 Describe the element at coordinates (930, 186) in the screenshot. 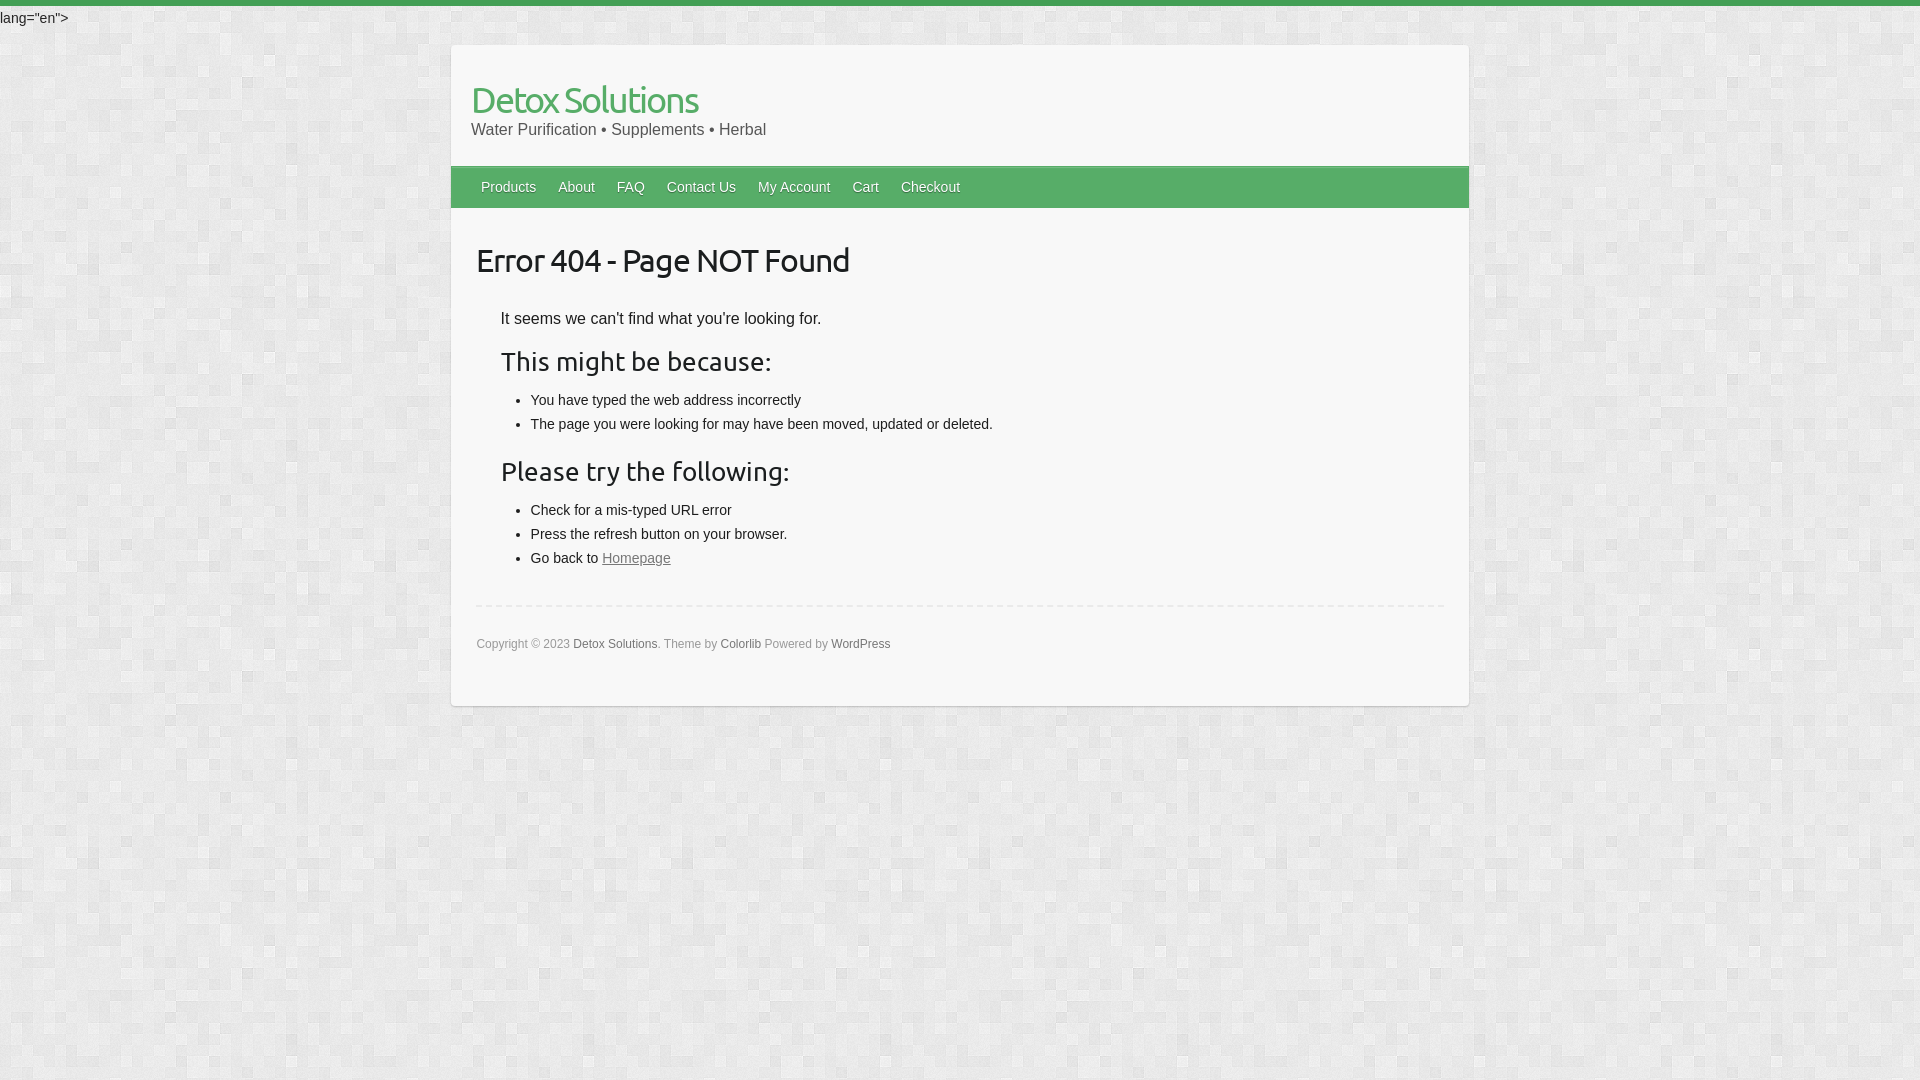

I see `'Checkout'` at that location.